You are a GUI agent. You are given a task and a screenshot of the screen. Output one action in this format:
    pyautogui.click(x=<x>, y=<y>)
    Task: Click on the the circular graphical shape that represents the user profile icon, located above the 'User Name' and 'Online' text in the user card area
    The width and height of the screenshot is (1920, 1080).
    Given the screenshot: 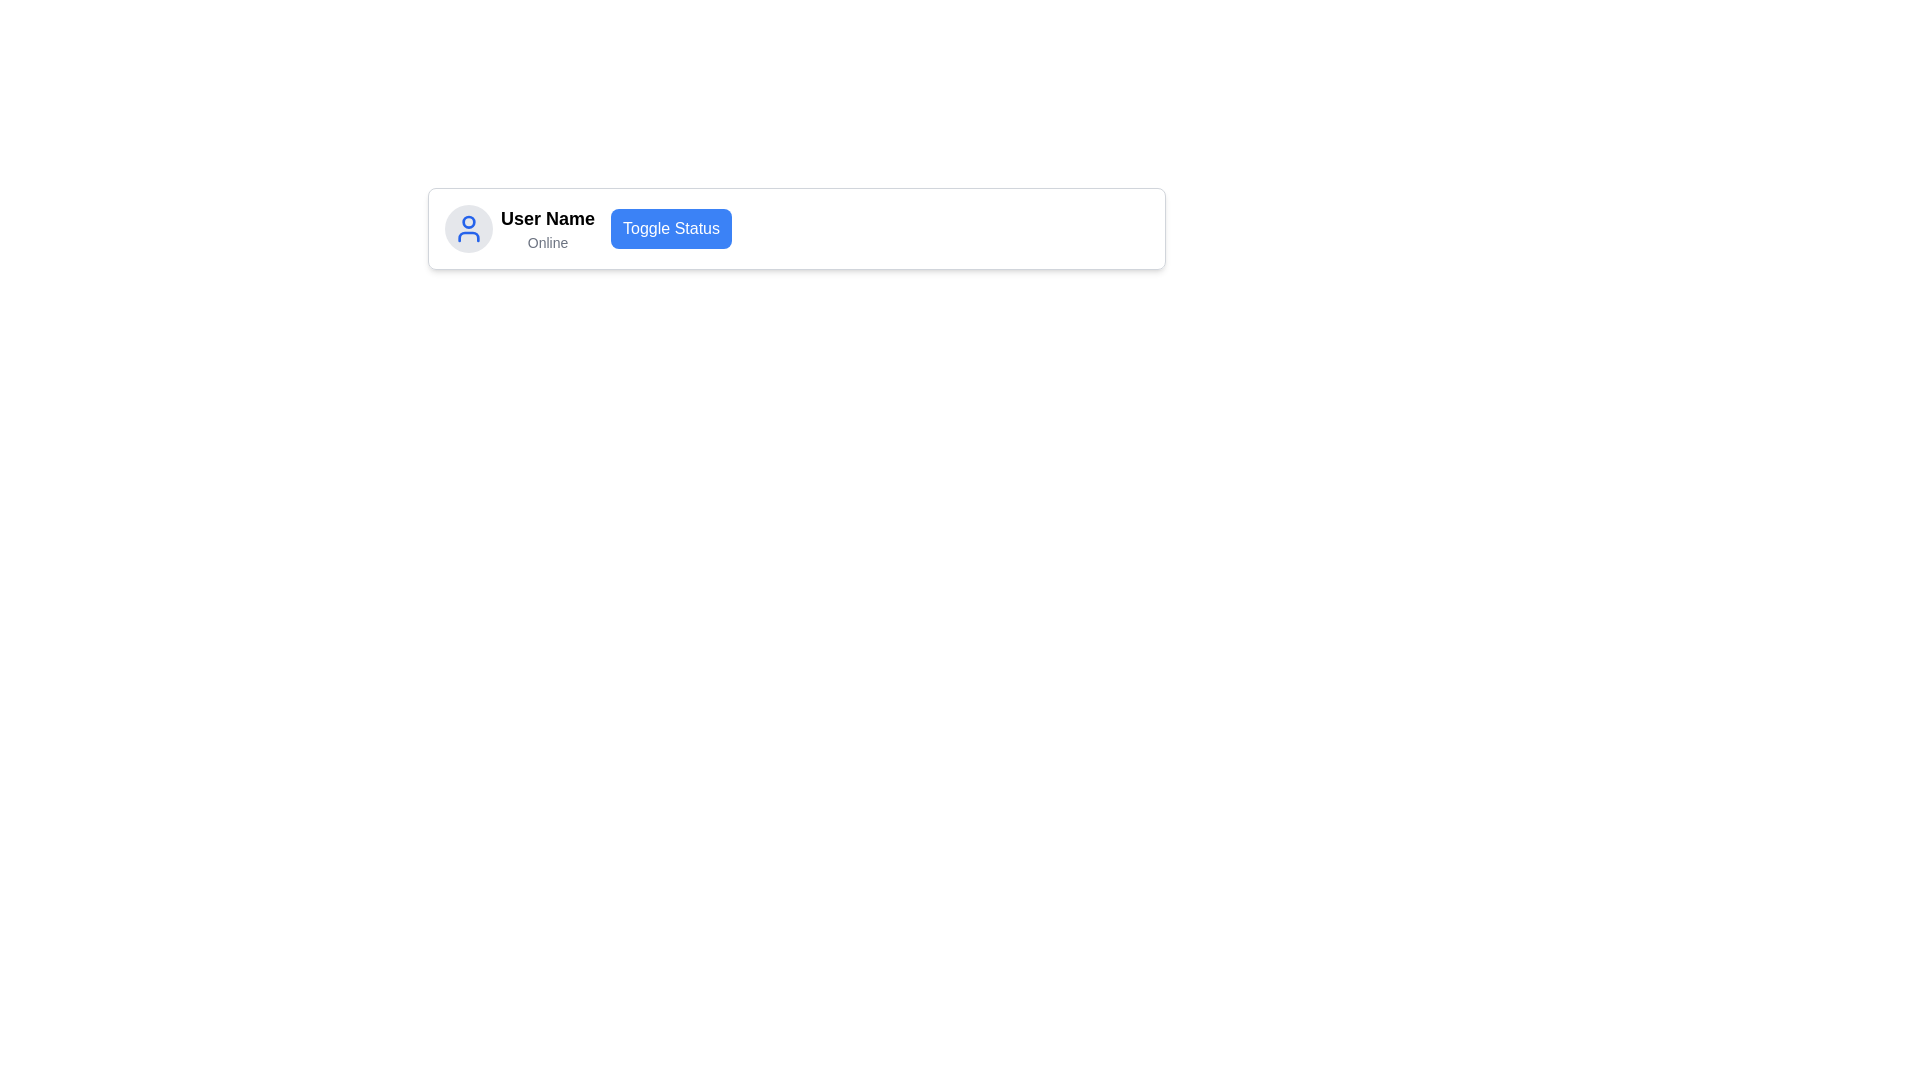 What is the action you would take?
    pyautogui.click(x=468, y=222)
    